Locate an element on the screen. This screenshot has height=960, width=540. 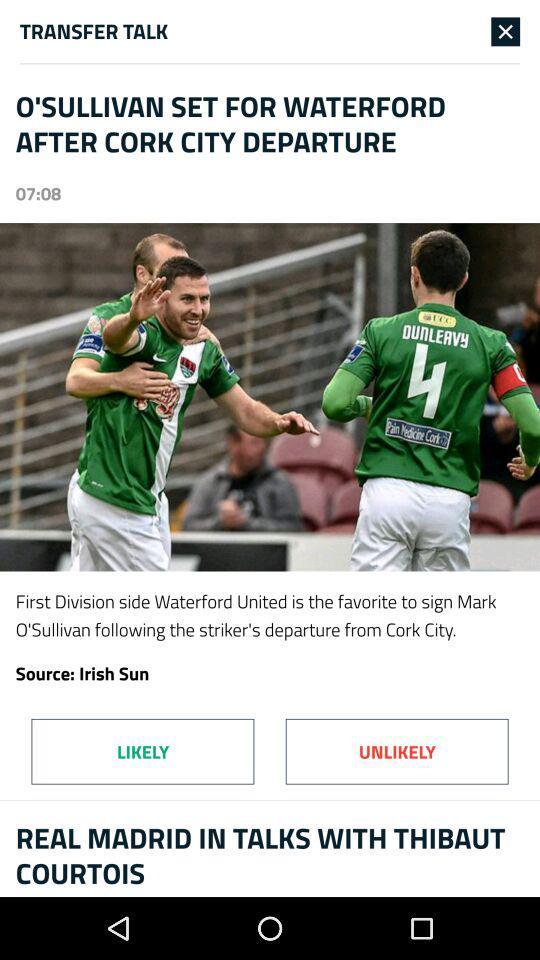
icon to the right of likely item is located at coordinates (397, 750).